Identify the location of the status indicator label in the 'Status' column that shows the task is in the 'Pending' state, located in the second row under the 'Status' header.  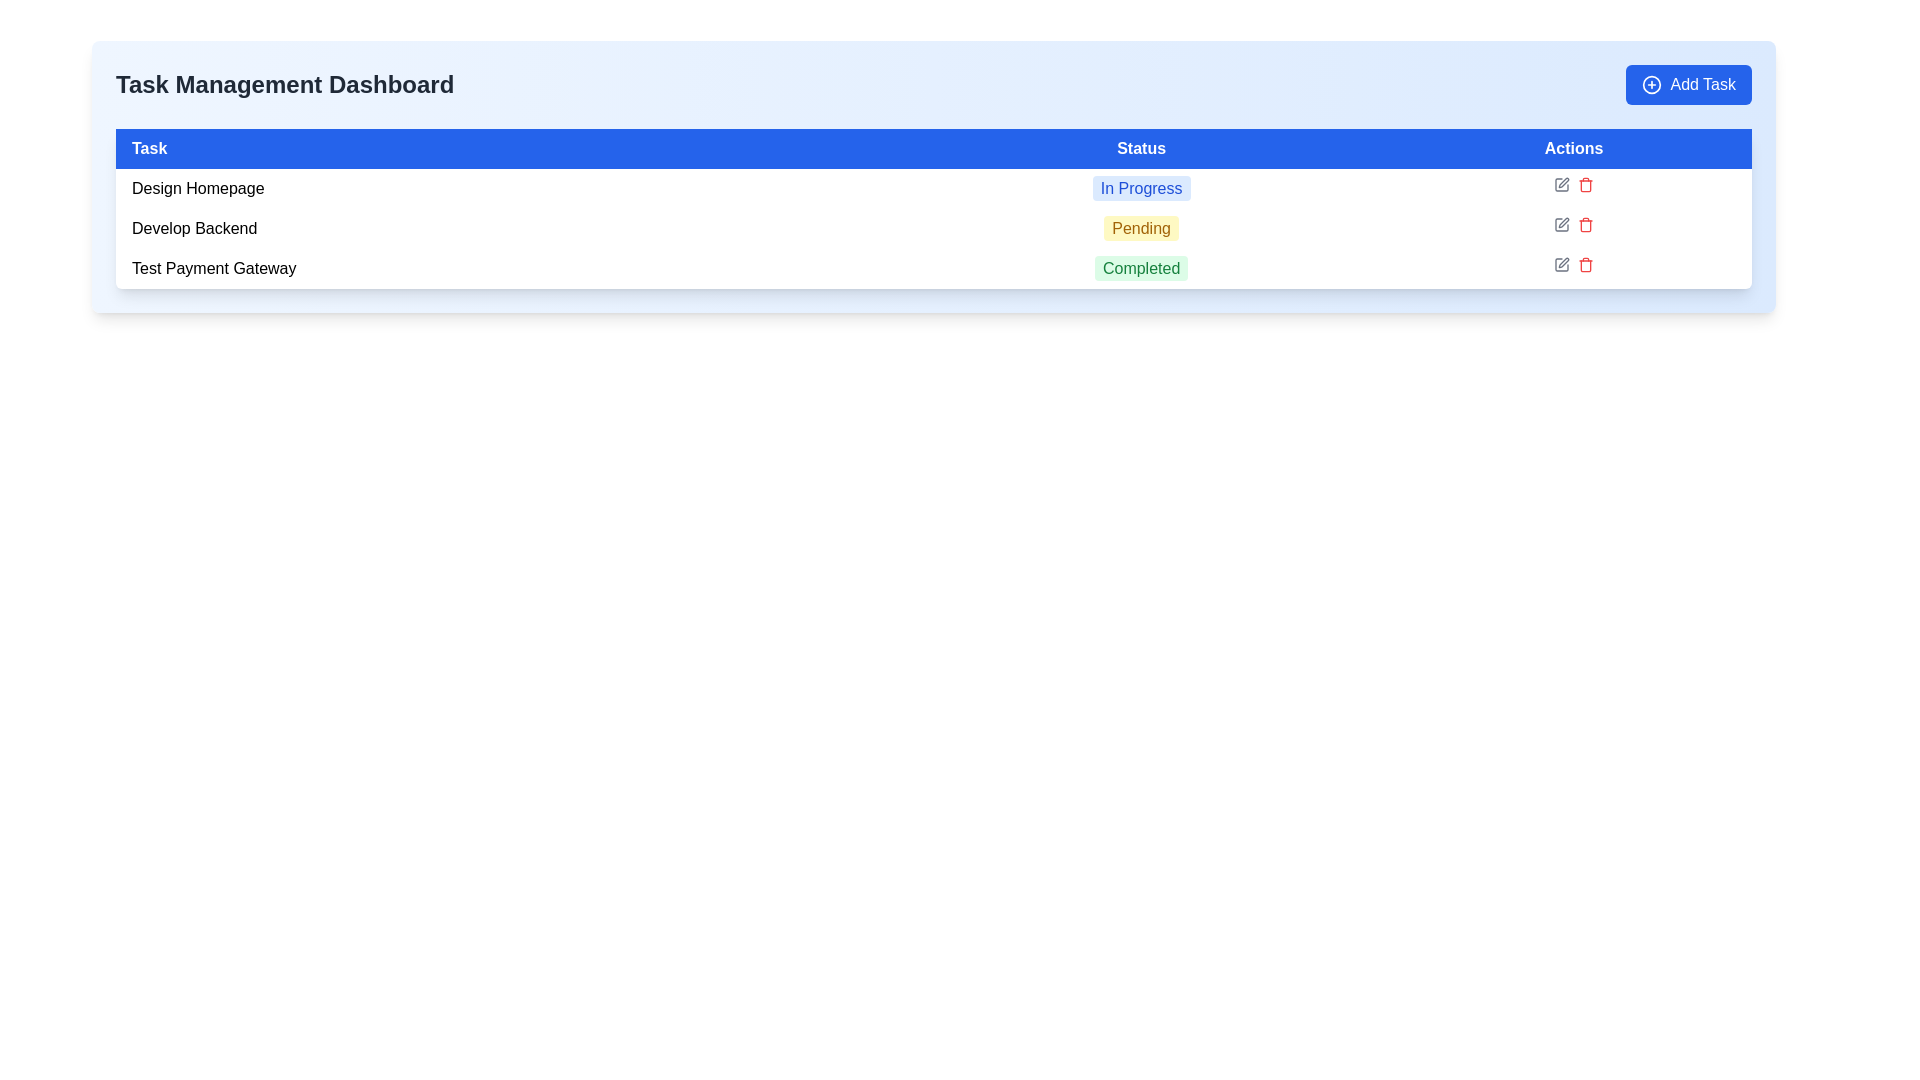
(1141, 227).